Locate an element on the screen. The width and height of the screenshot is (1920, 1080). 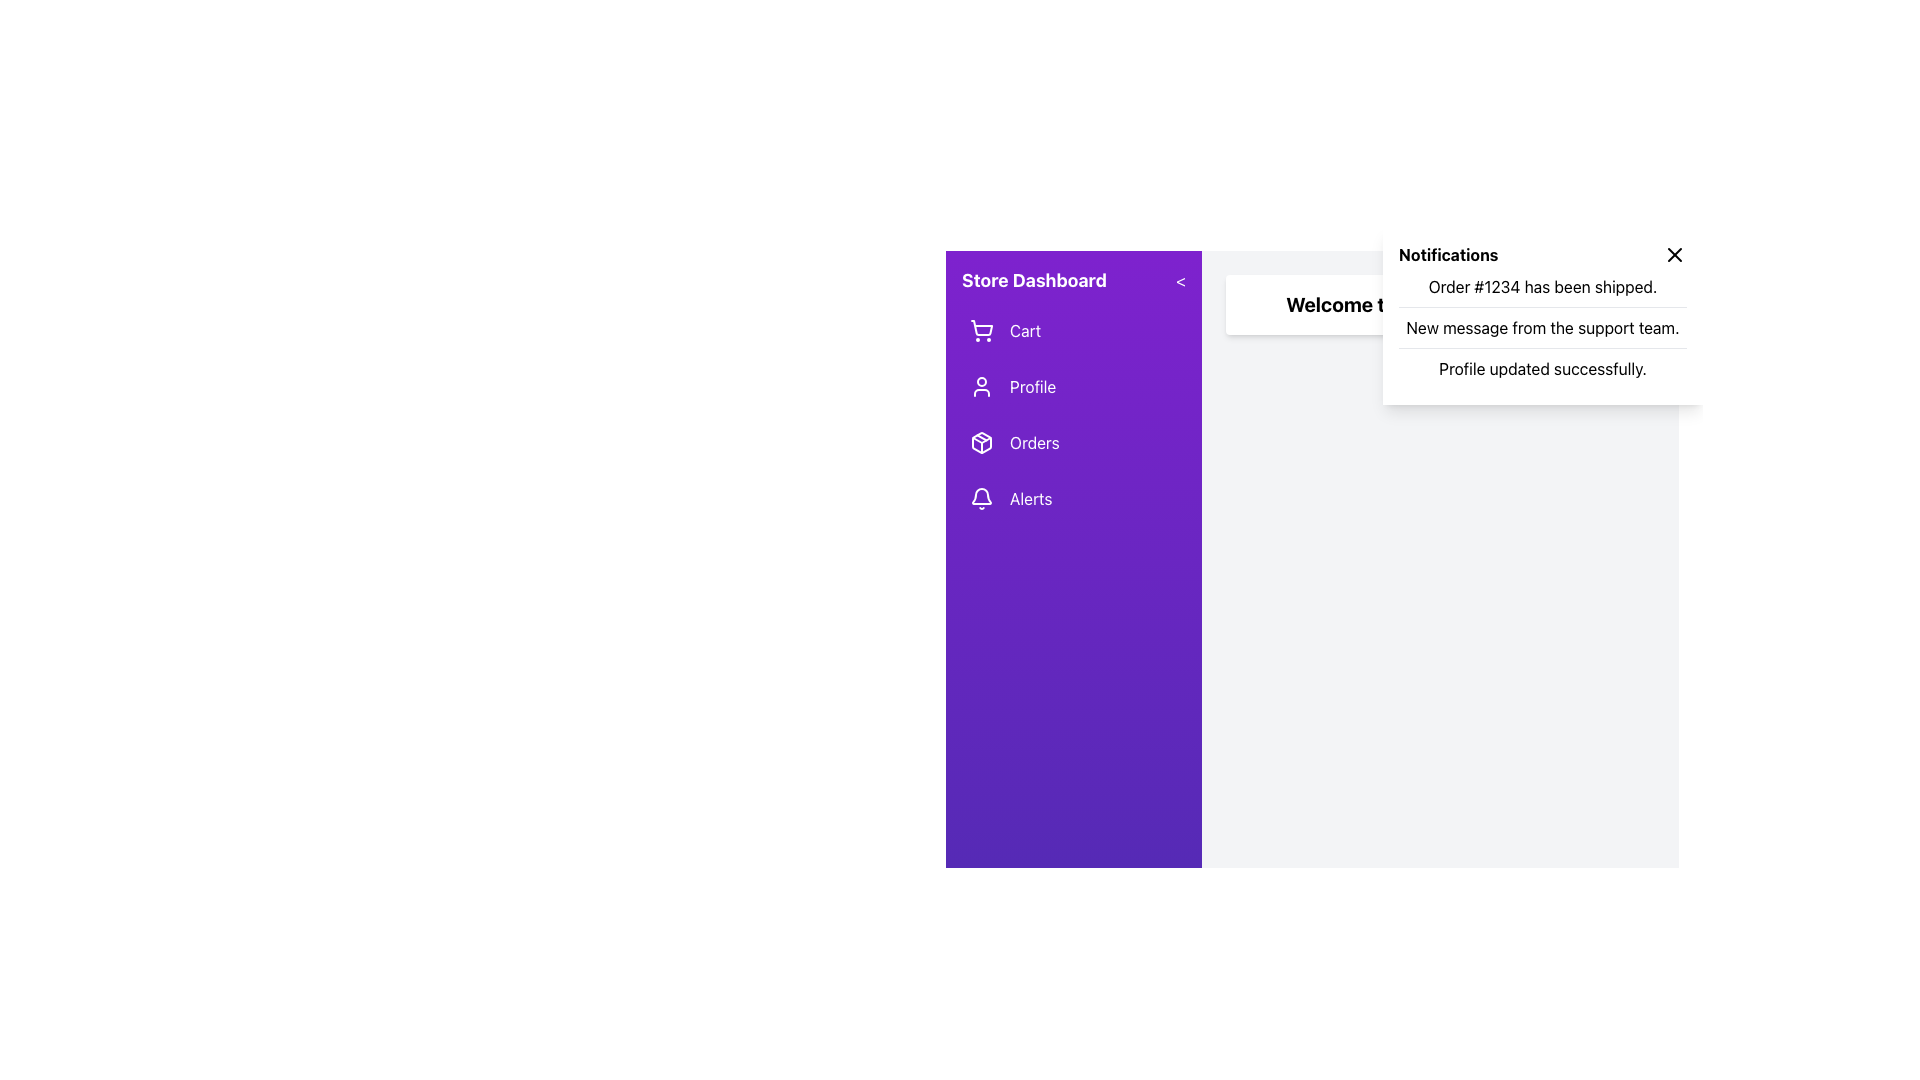
the 'Alerts' text label, which is styled in white font against a purple background and located in the vertical navigation bar below the 'Orders' label is located at coordinates (1031, 497).